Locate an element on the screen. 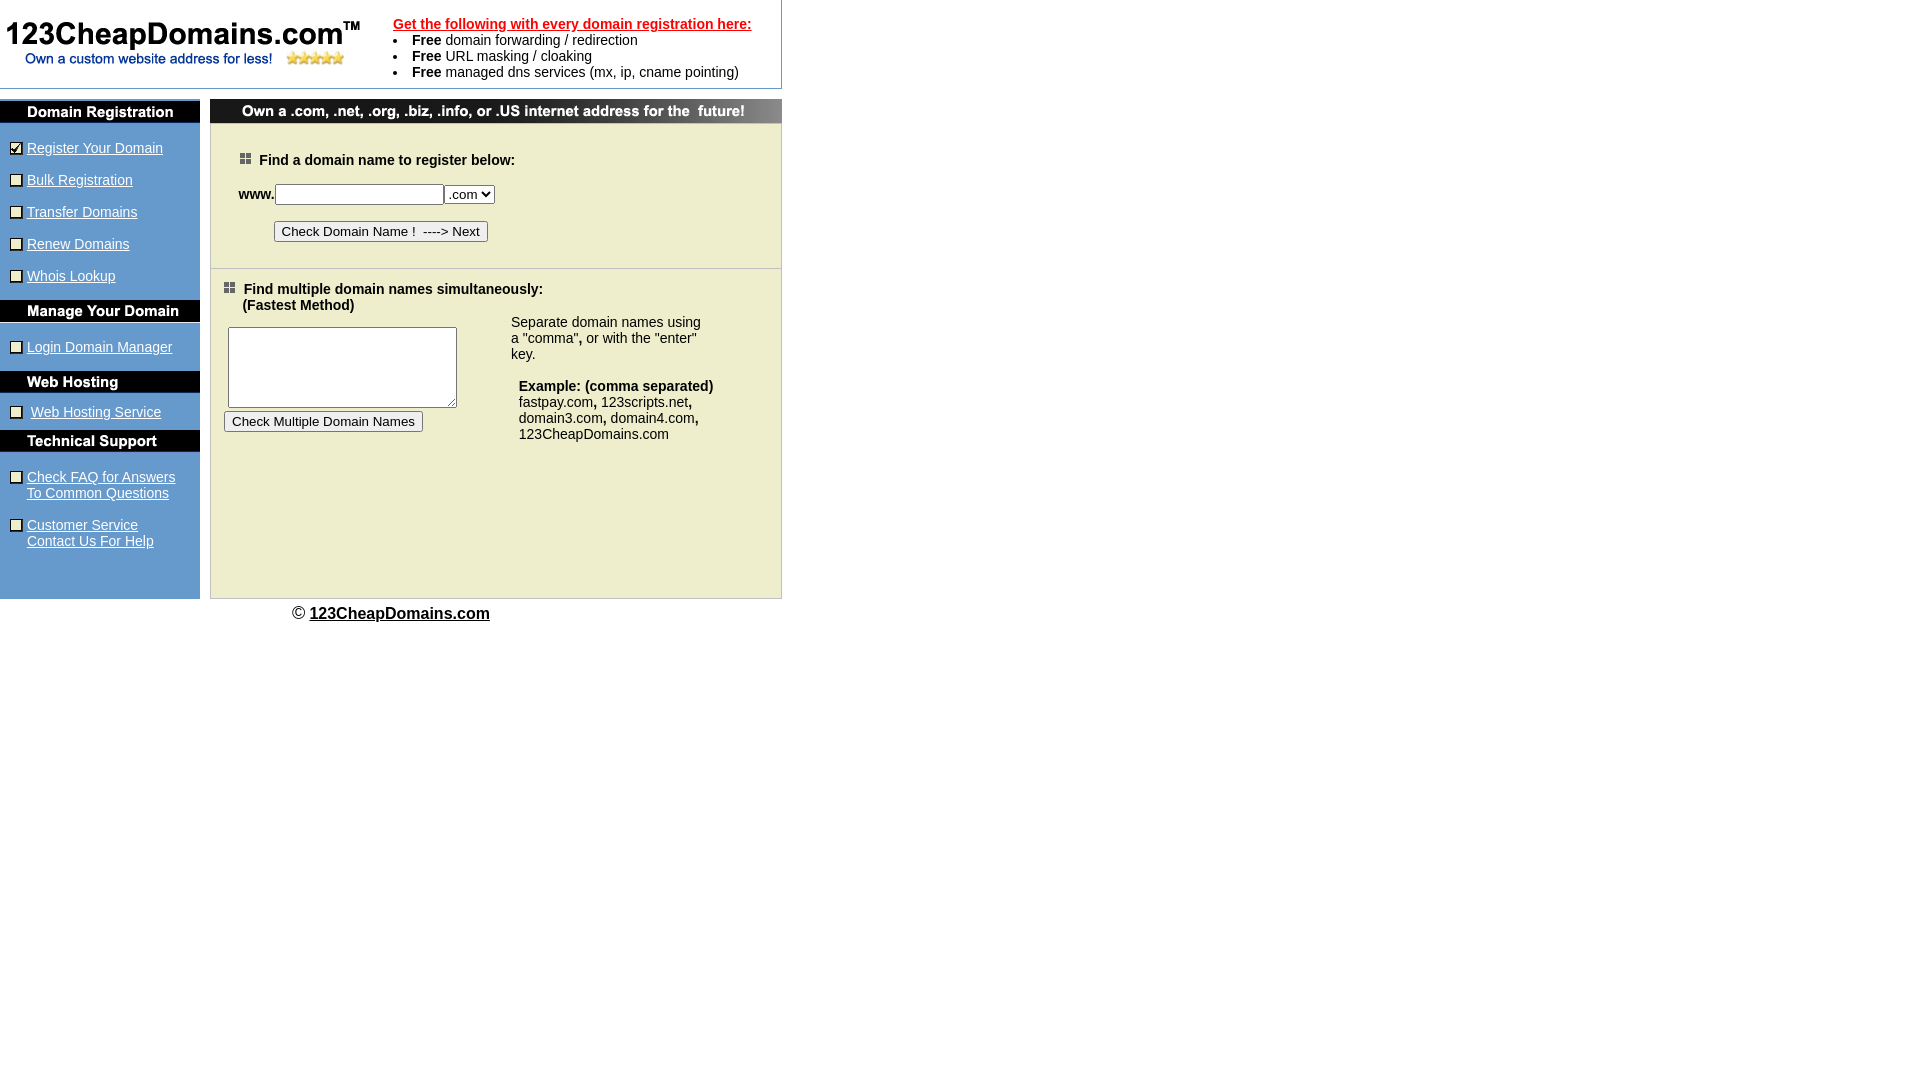  'Check Multiple Domain Names' is located at coordinates (323, 419).